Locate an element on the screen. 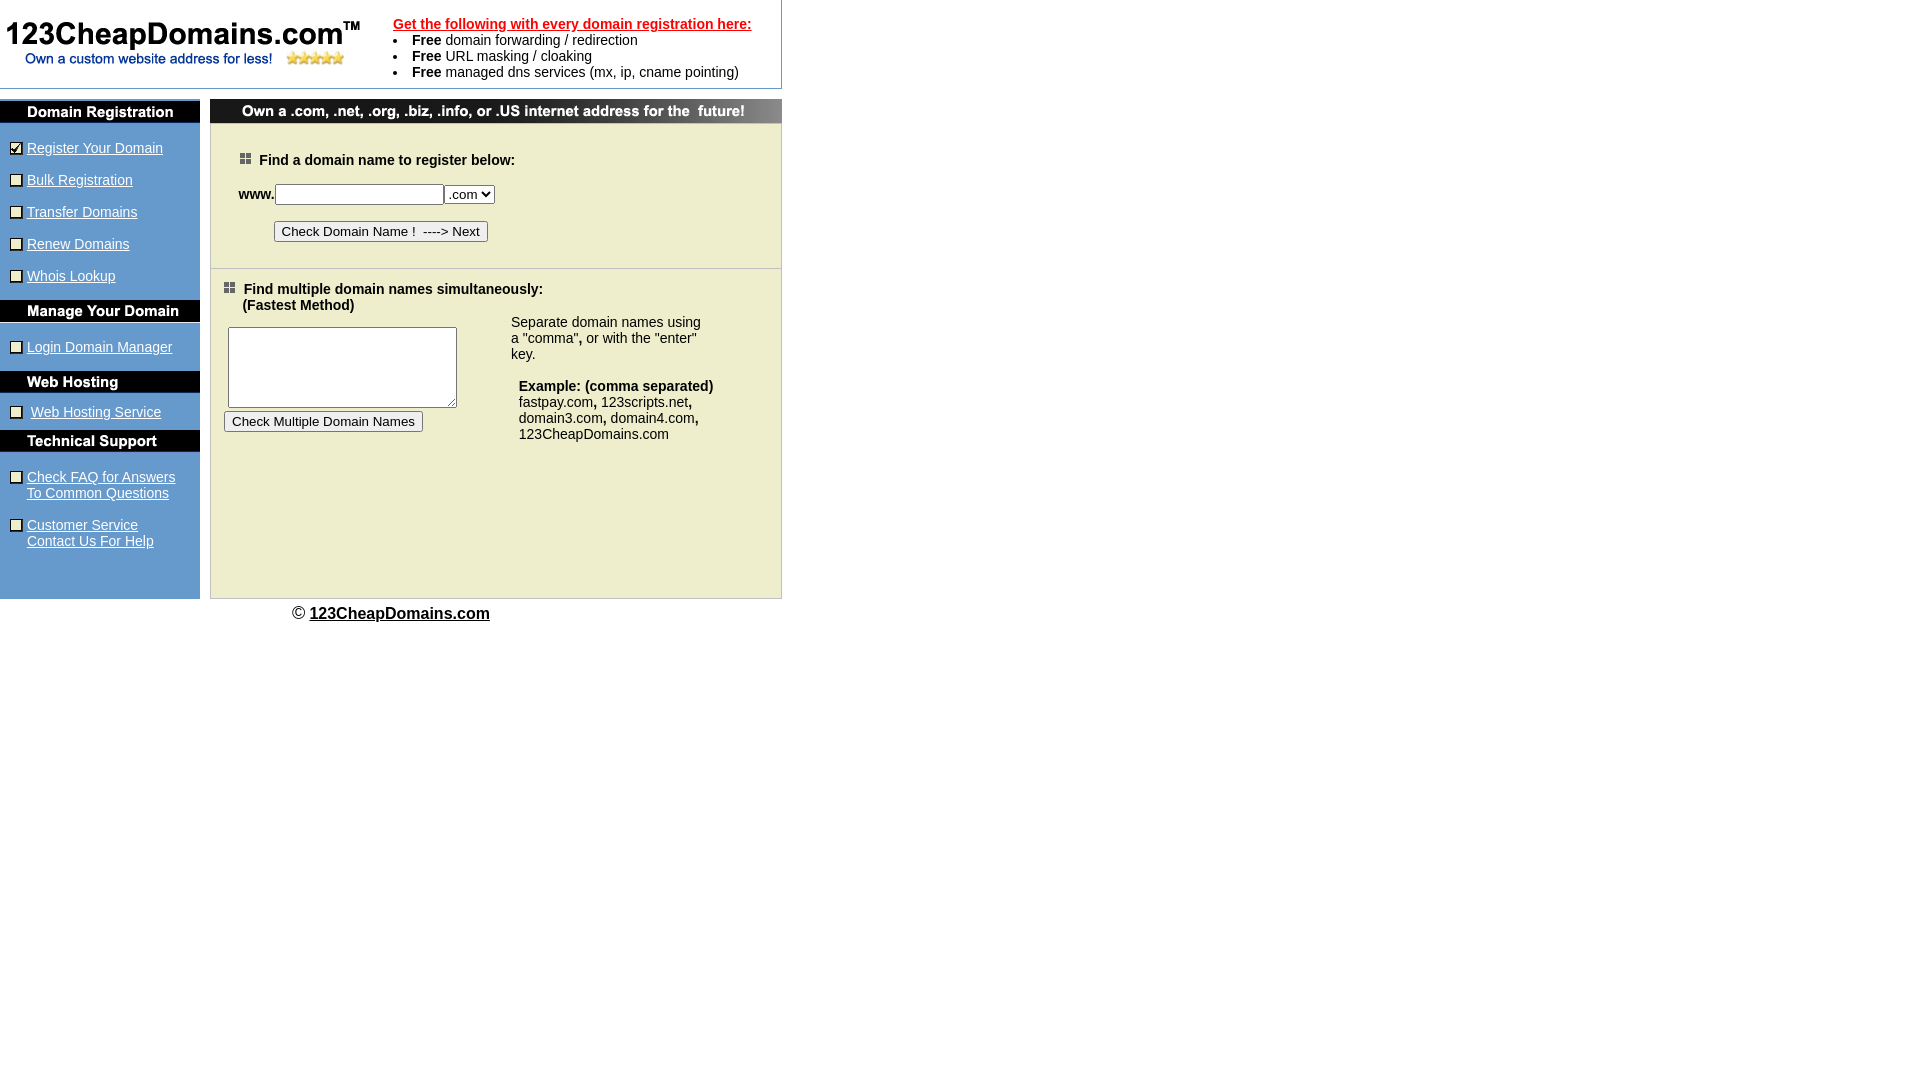  'Check Multiple Domain Names' is located at coordinates (323, 419).